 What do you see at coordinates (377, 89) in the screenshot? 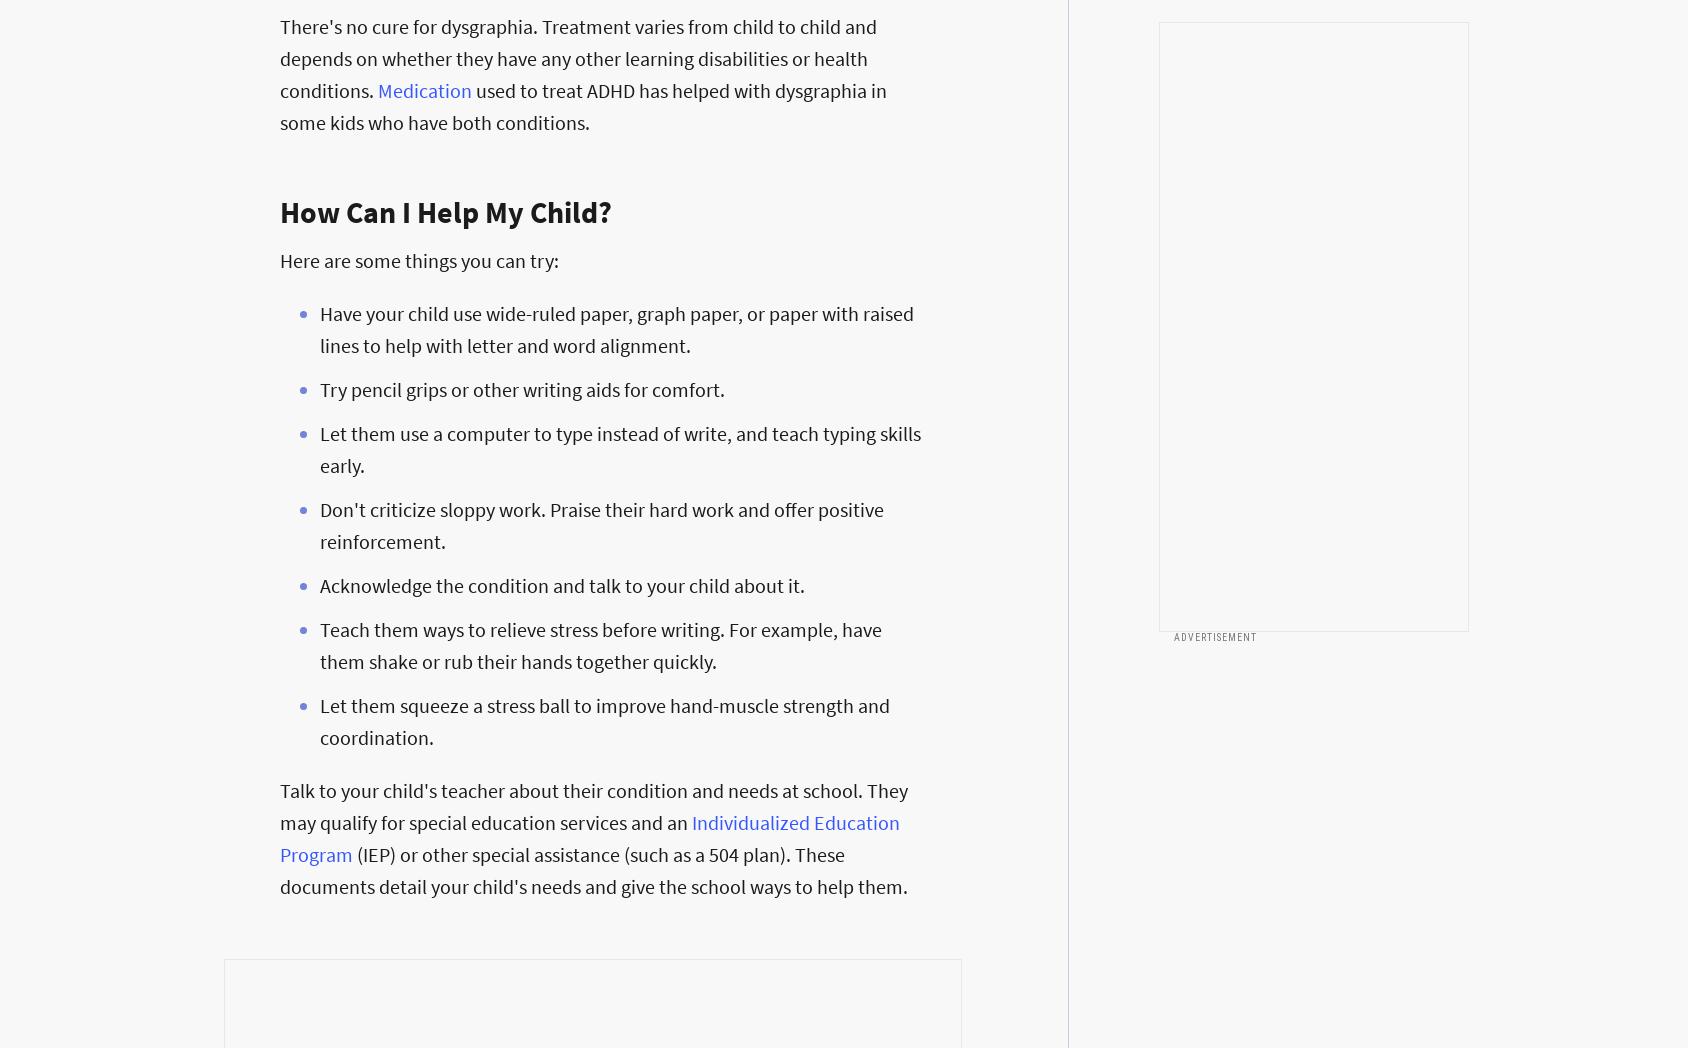
I see `'Medication'` at bounding box center [377, 89].